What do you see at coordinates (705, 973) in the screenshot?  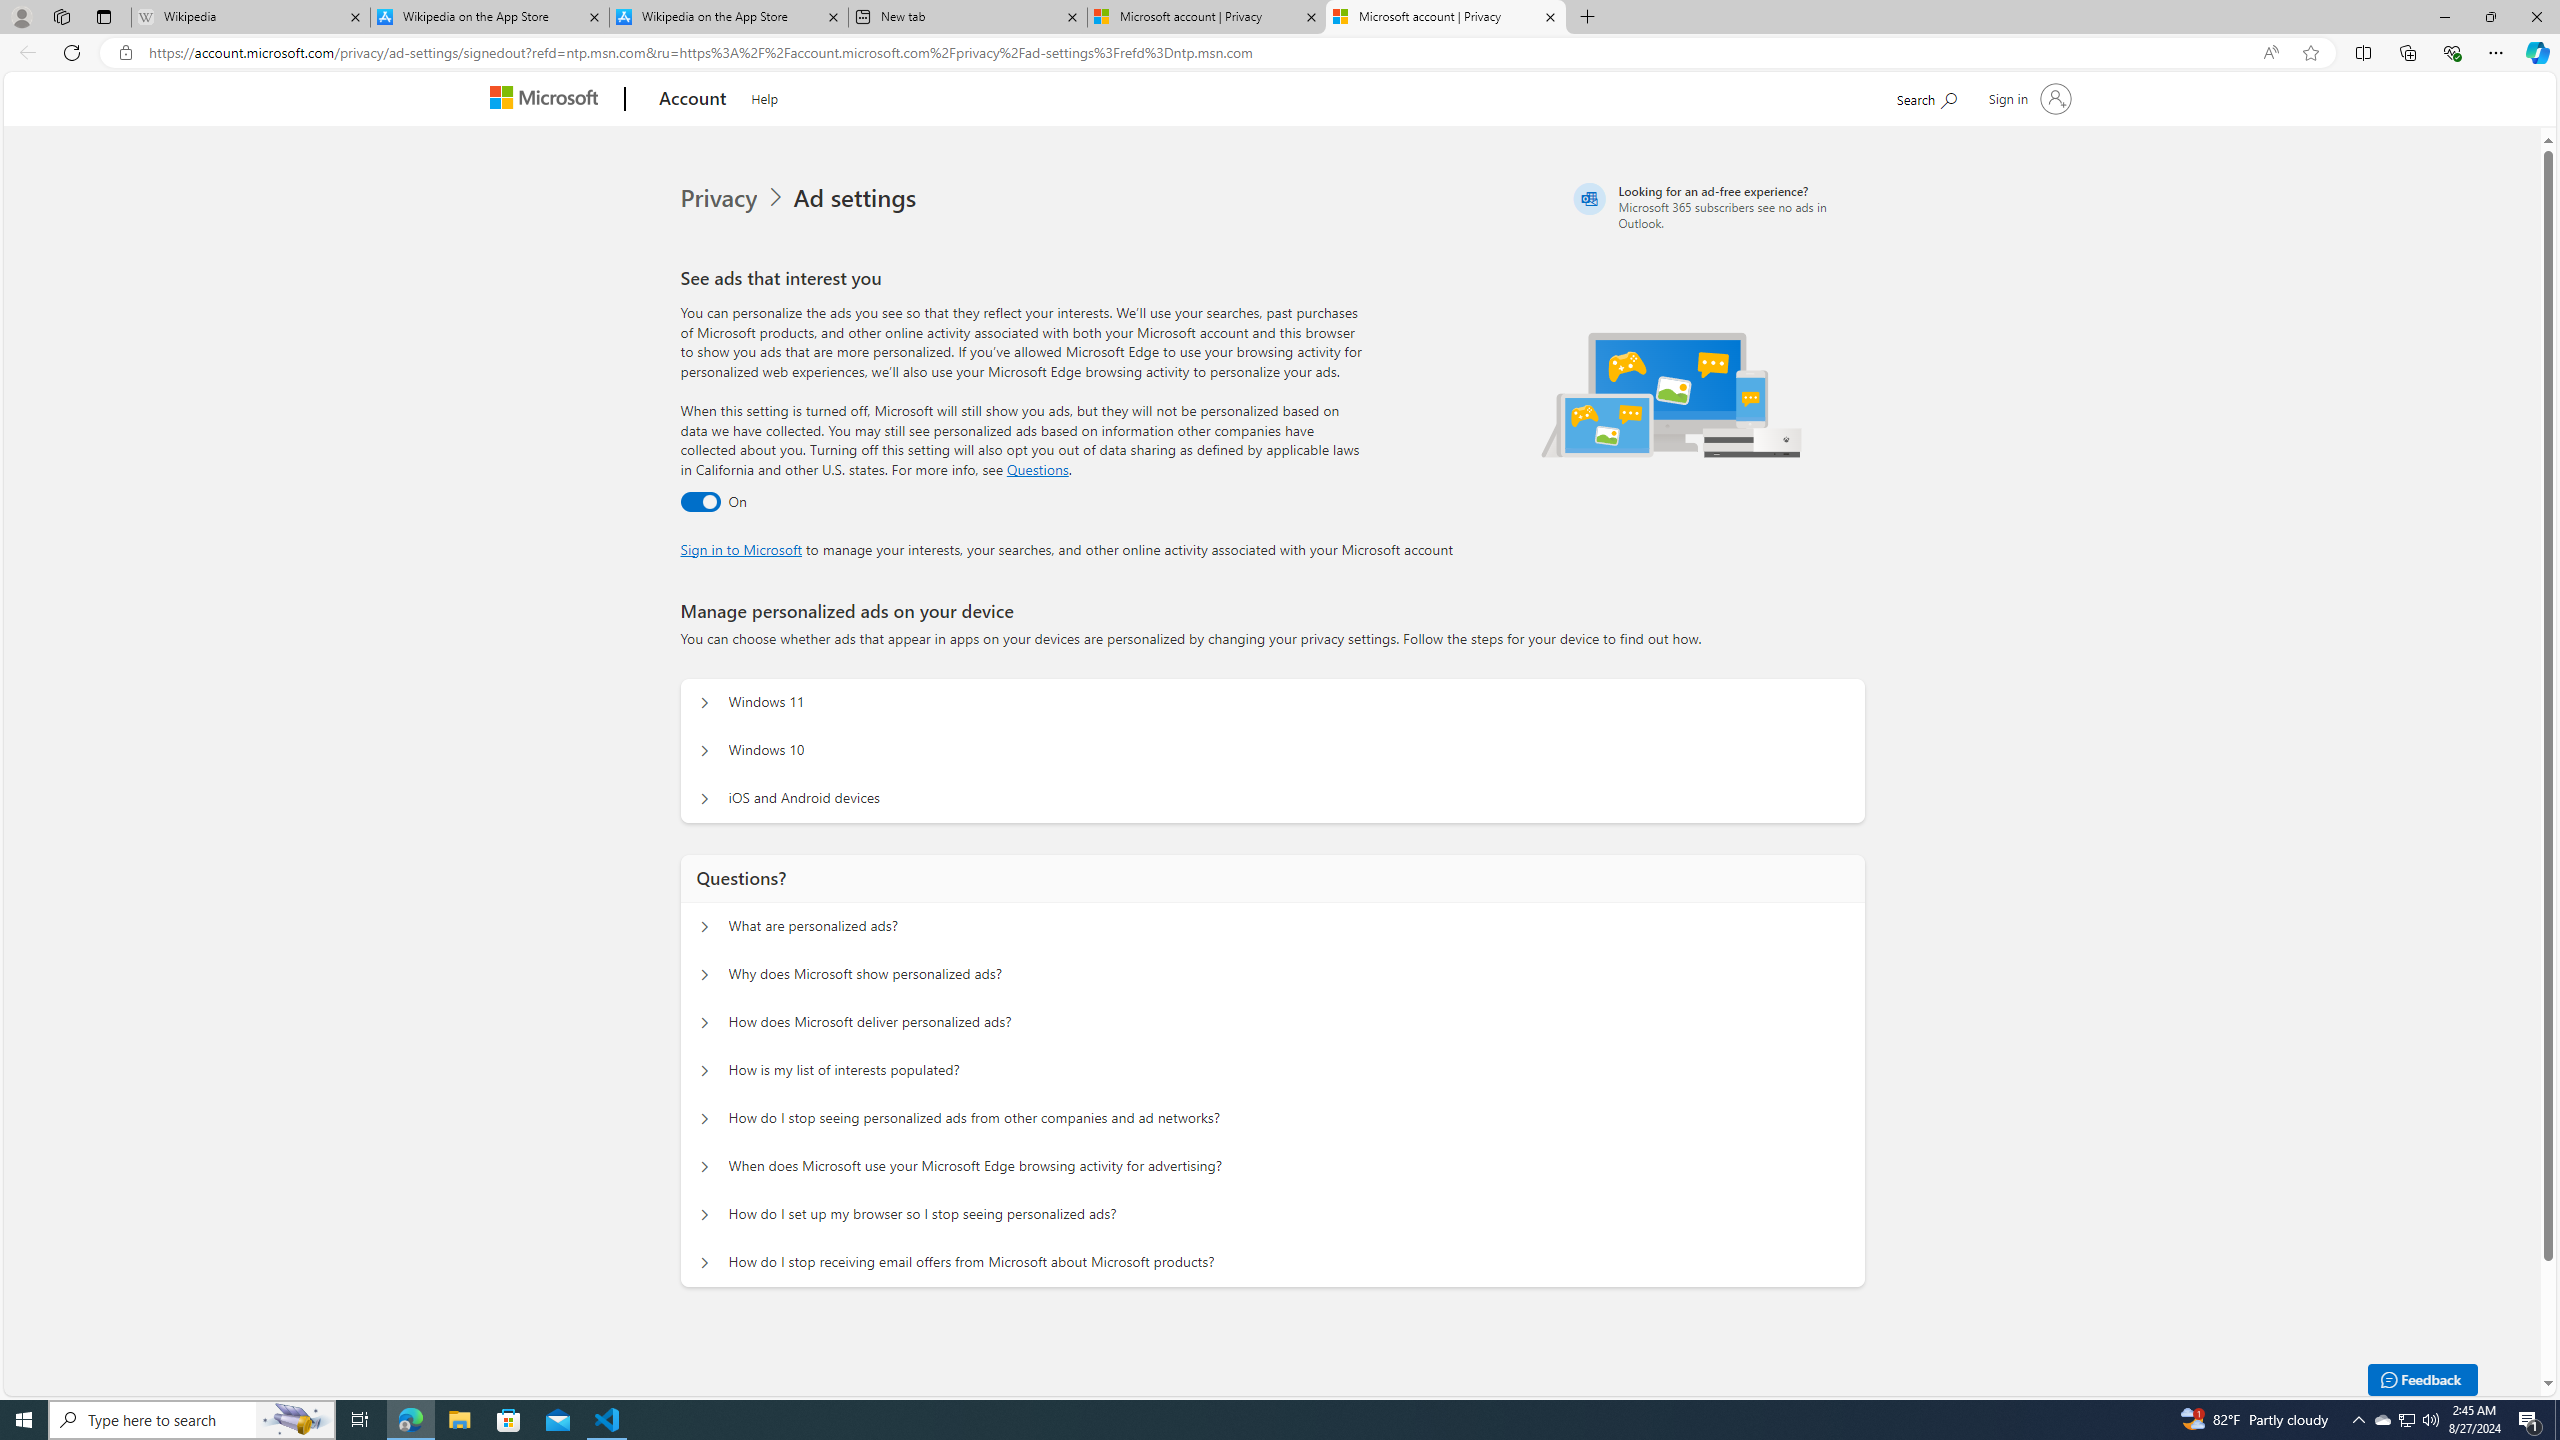 I see `'Questions? Why does Microsoft show personalized ads?'` at bounding box center [705, 973].